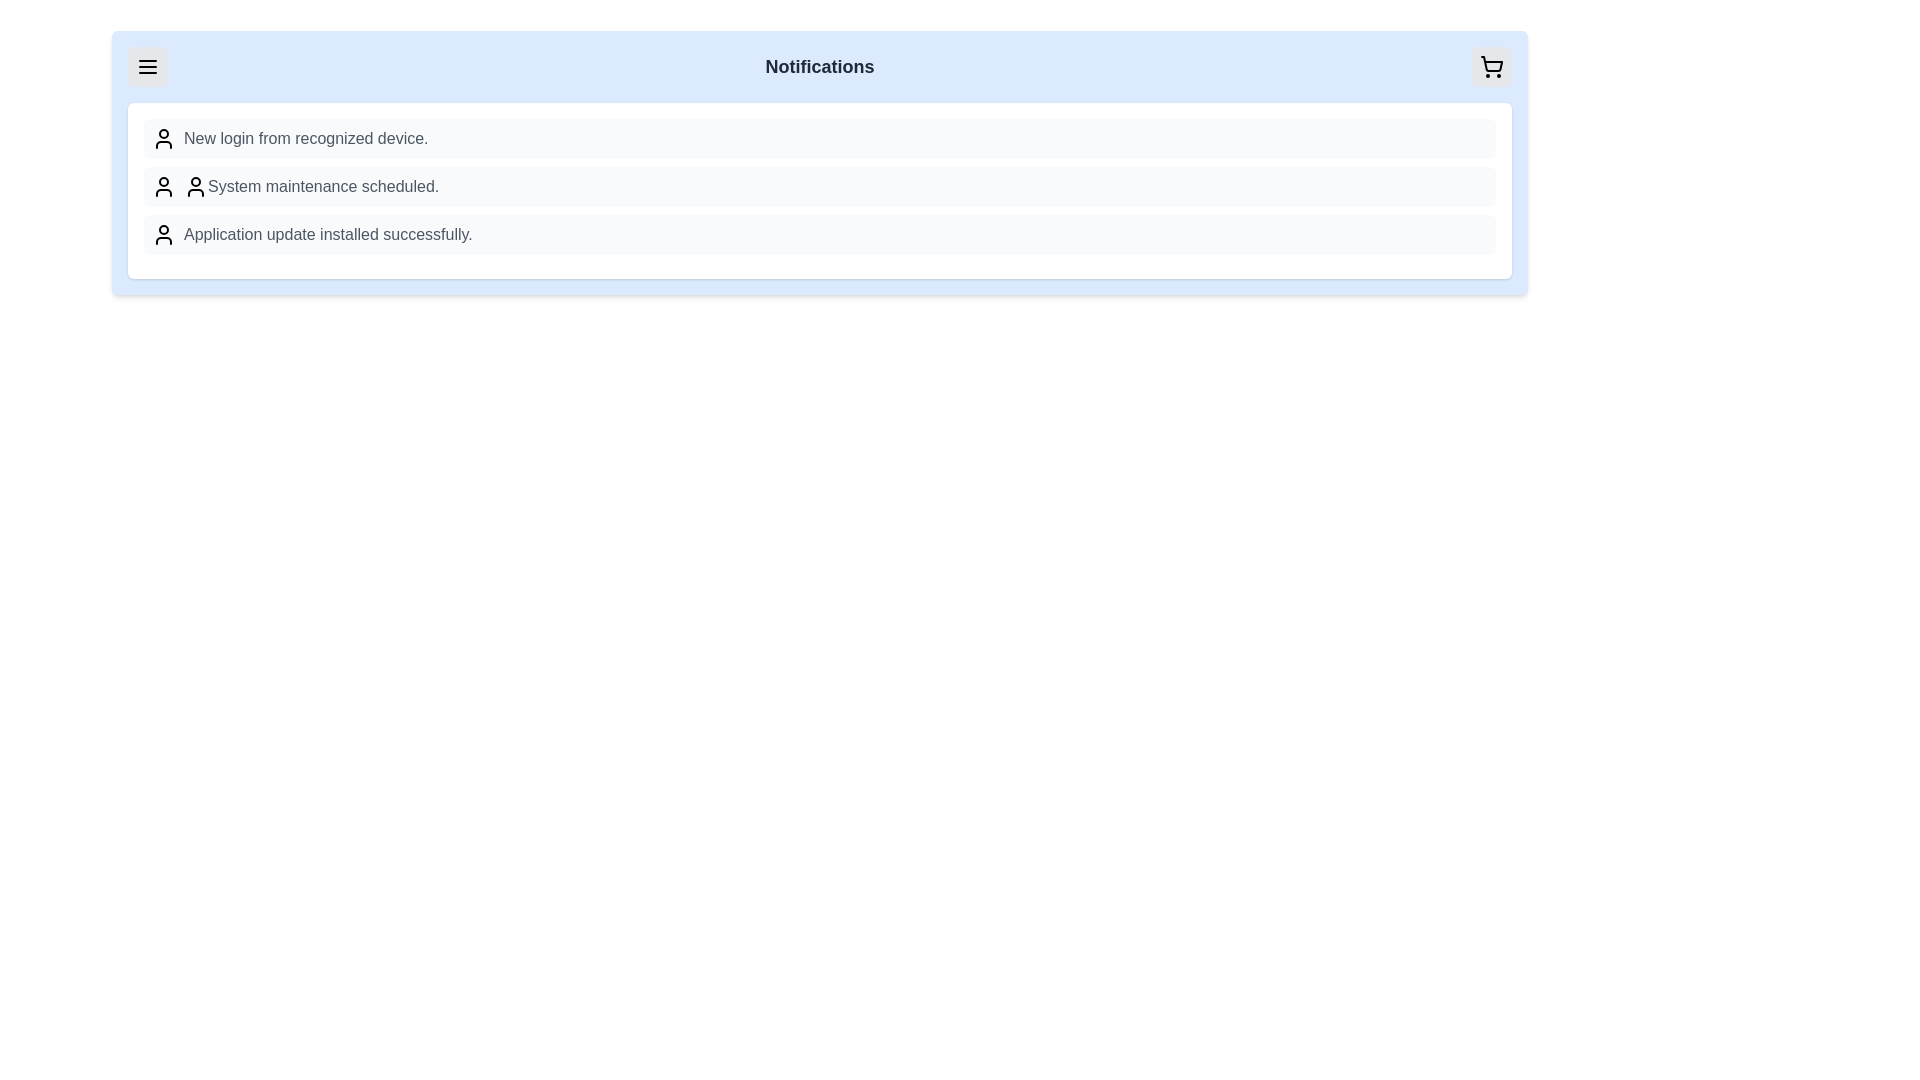 The width and height of the screenshot is (1920, 1080). I want to click on the shopping cart icon located in the top-right corner of the interface, so click(1492, 65).